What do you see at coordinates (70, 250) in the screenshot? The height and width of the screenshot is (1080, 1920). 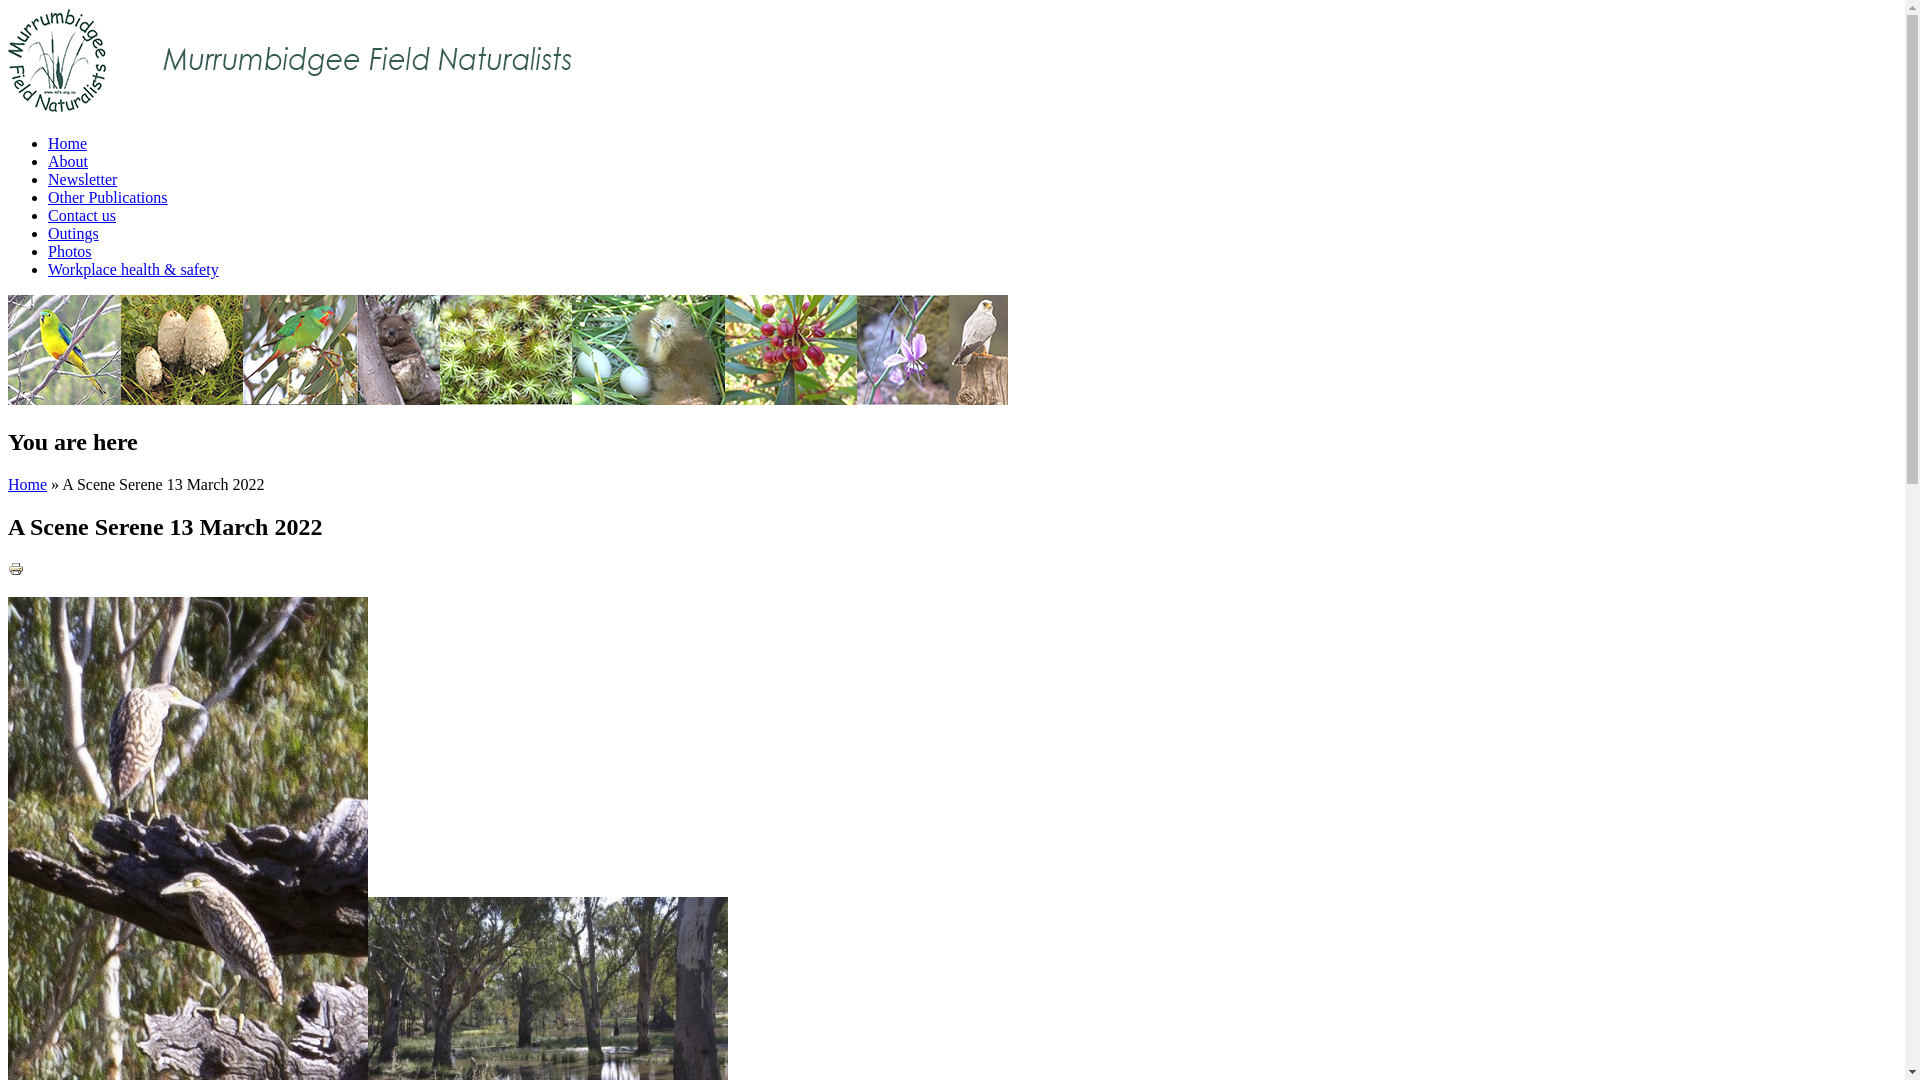 I see `'Photos'` at bounding box center [70, 250].